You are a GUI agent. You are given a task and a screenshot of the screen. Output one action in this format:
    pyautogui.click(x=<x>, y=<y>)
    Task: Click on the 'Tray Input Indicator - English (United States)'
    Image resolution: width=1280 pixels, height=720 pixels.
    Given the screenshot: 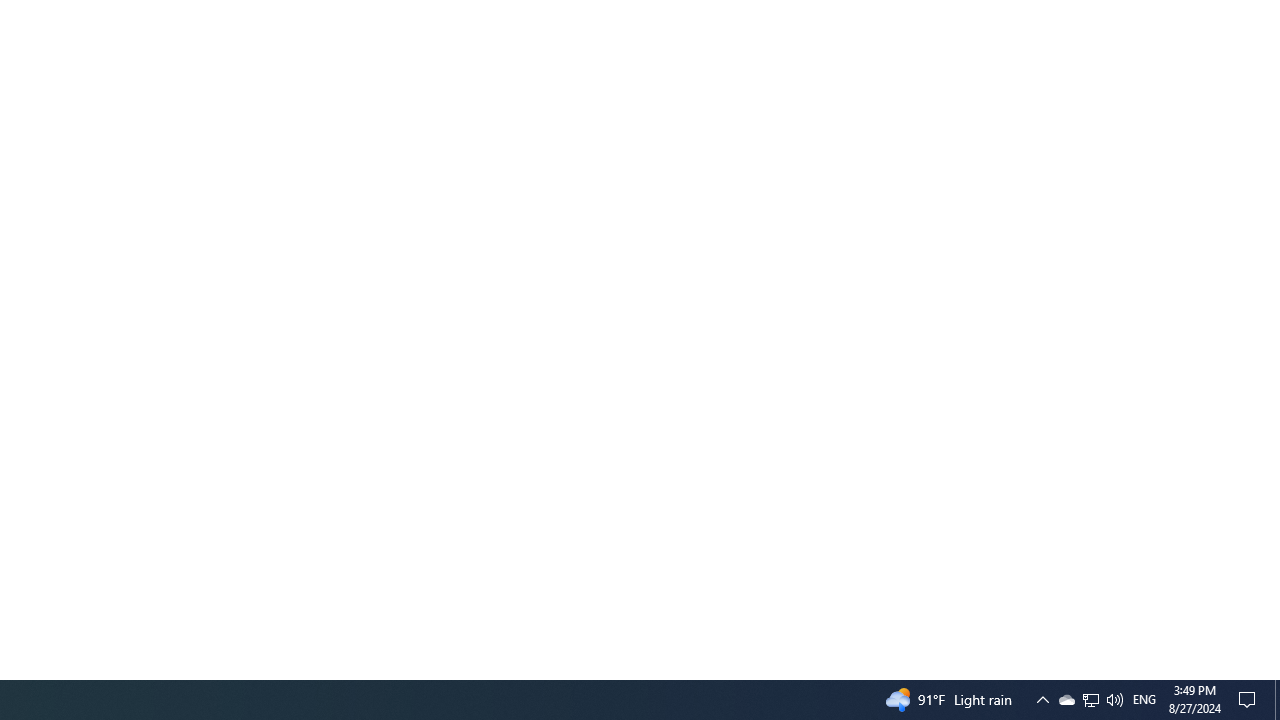 What is the action you would take?
    pyautogui.click(x=1144, y=698)
    